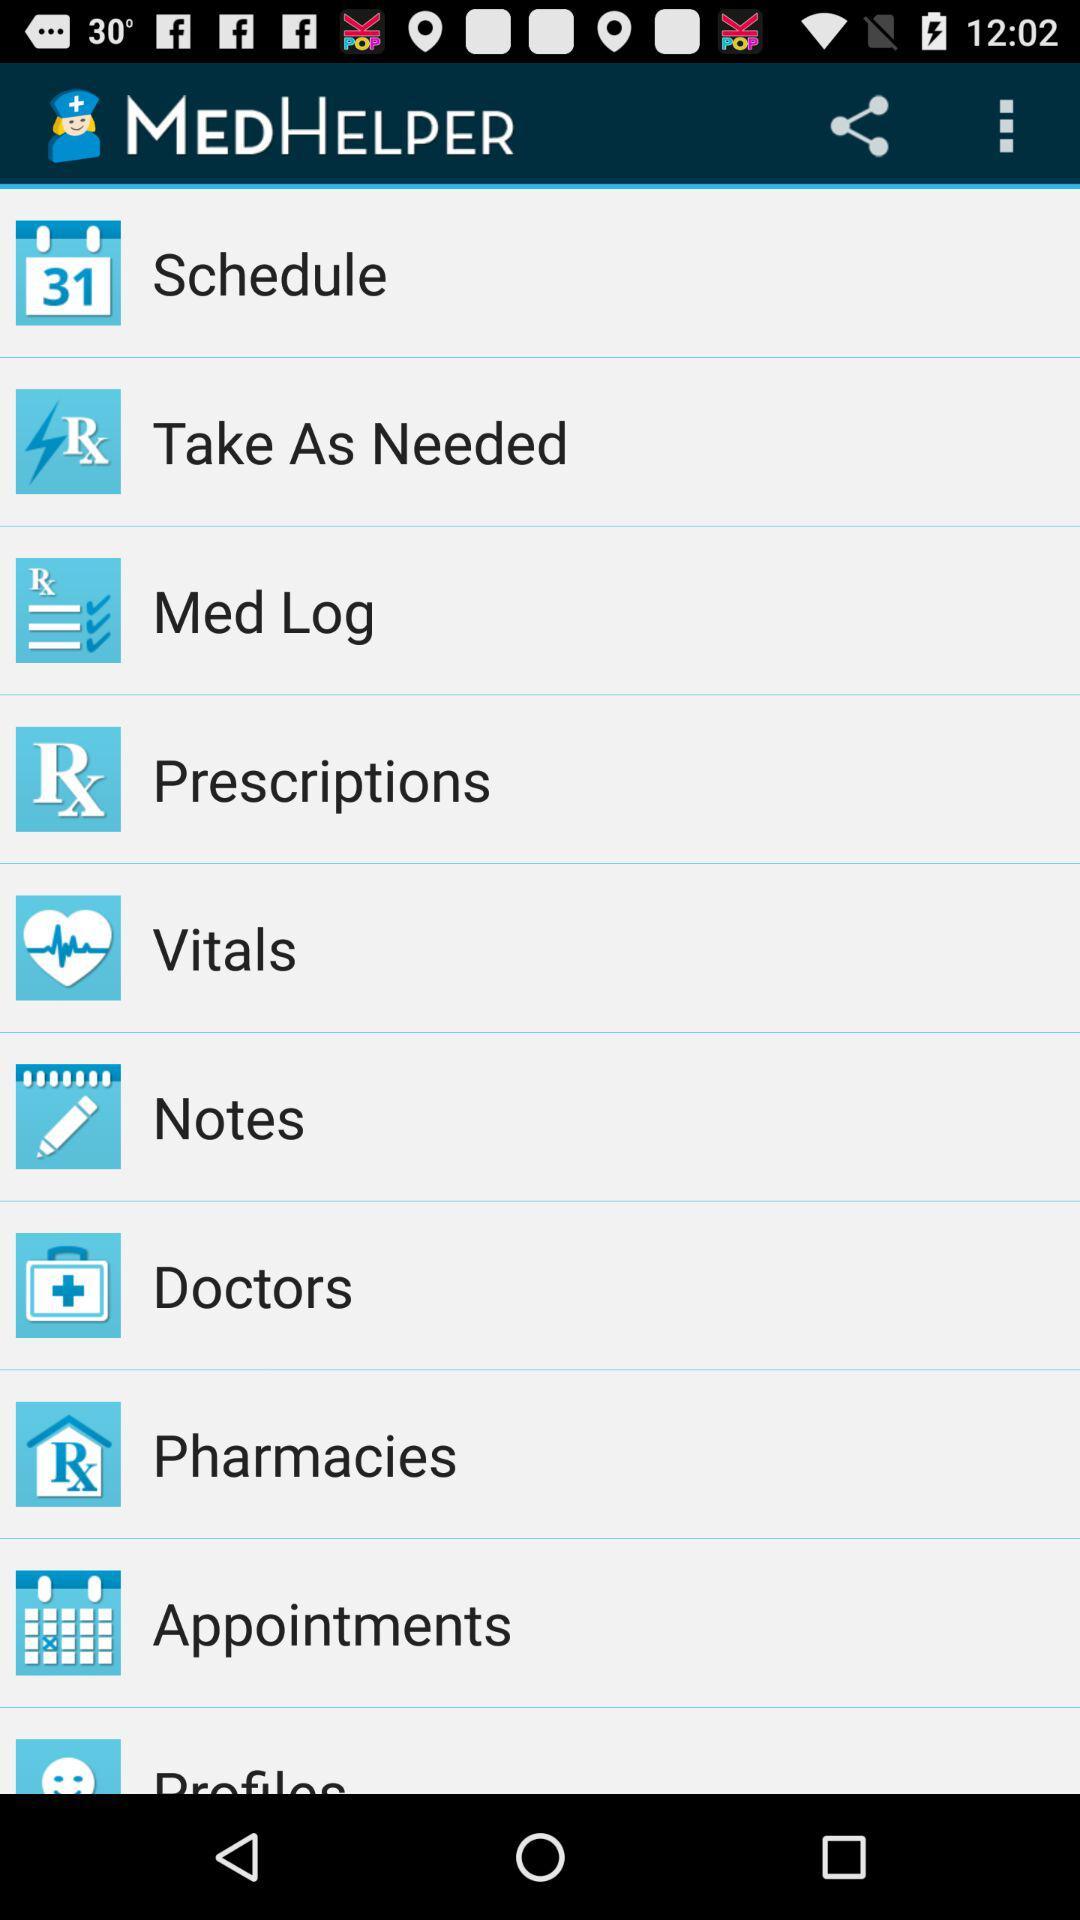 The image size is (1080, 1920). I want to click on the med log, so click(607, 609).